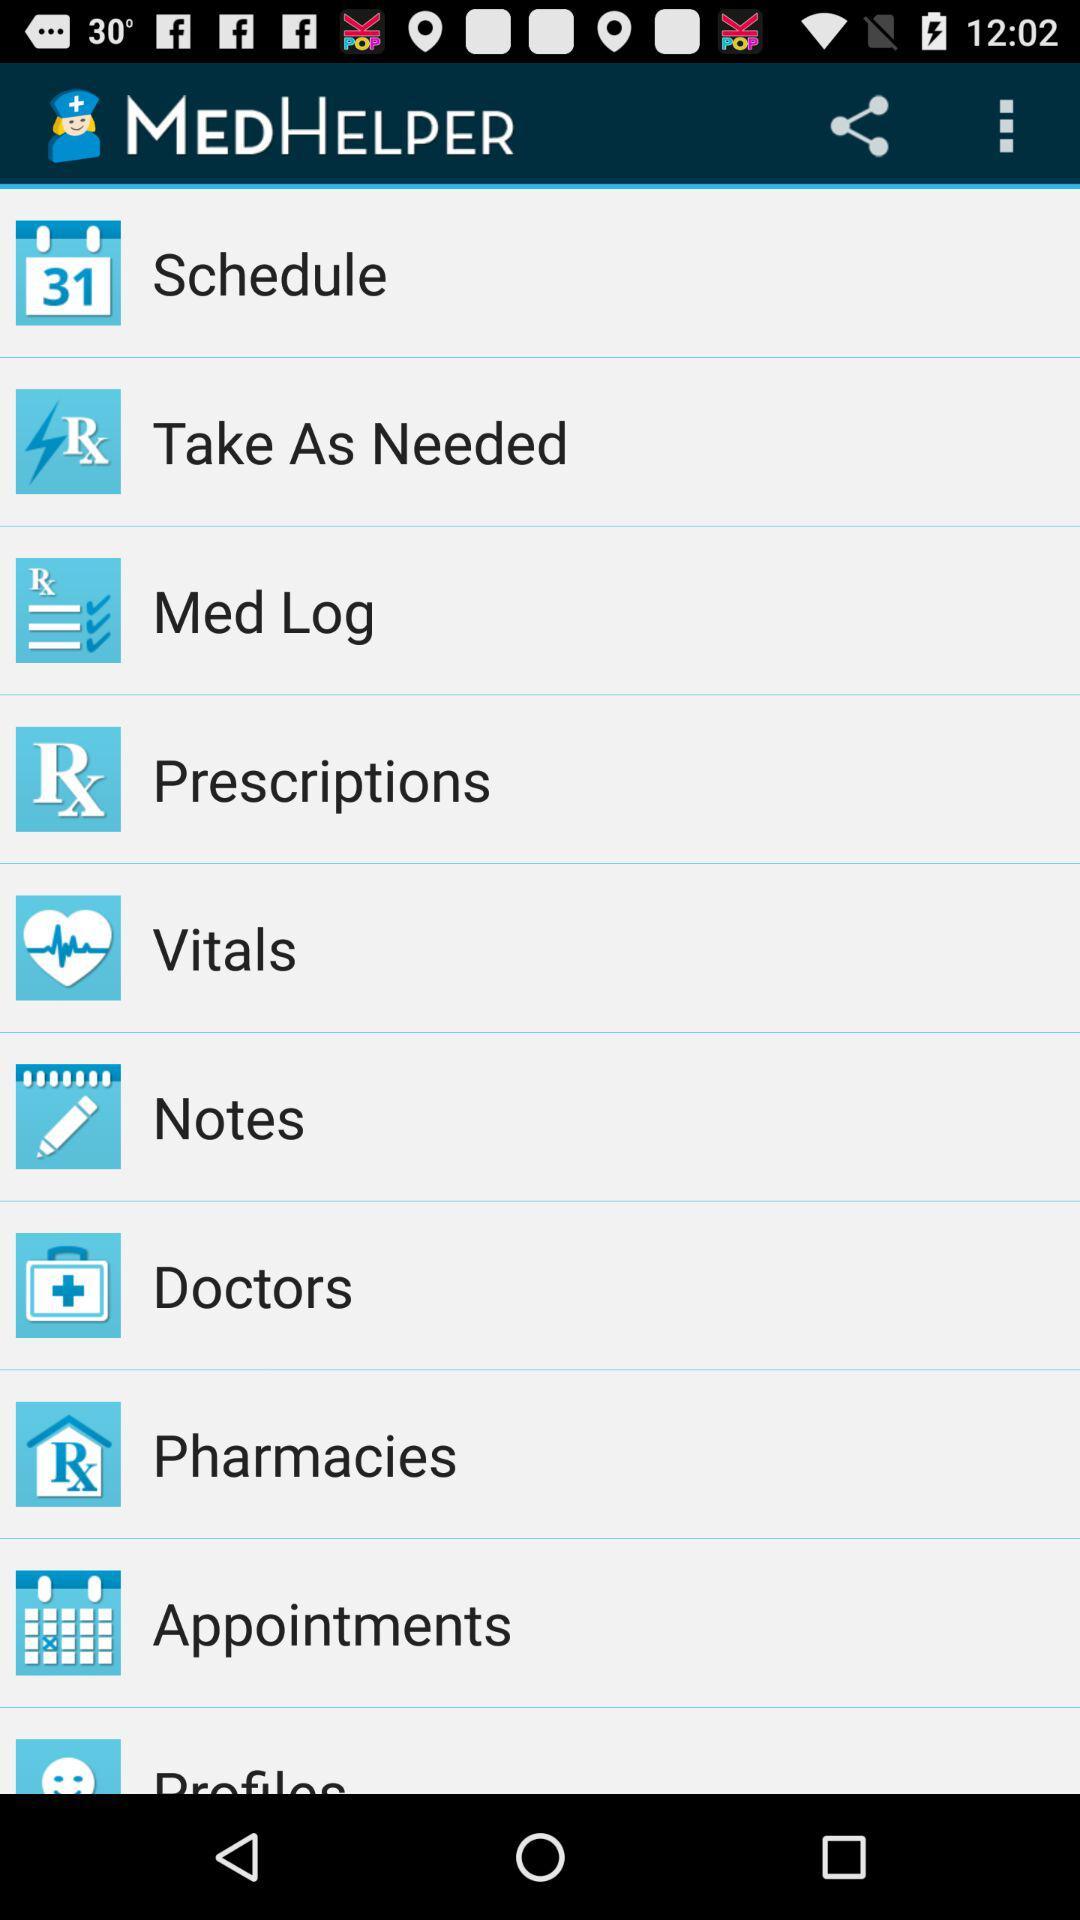 The image size is (1080, 1920). I want to click on the med log, so click(607, 609).